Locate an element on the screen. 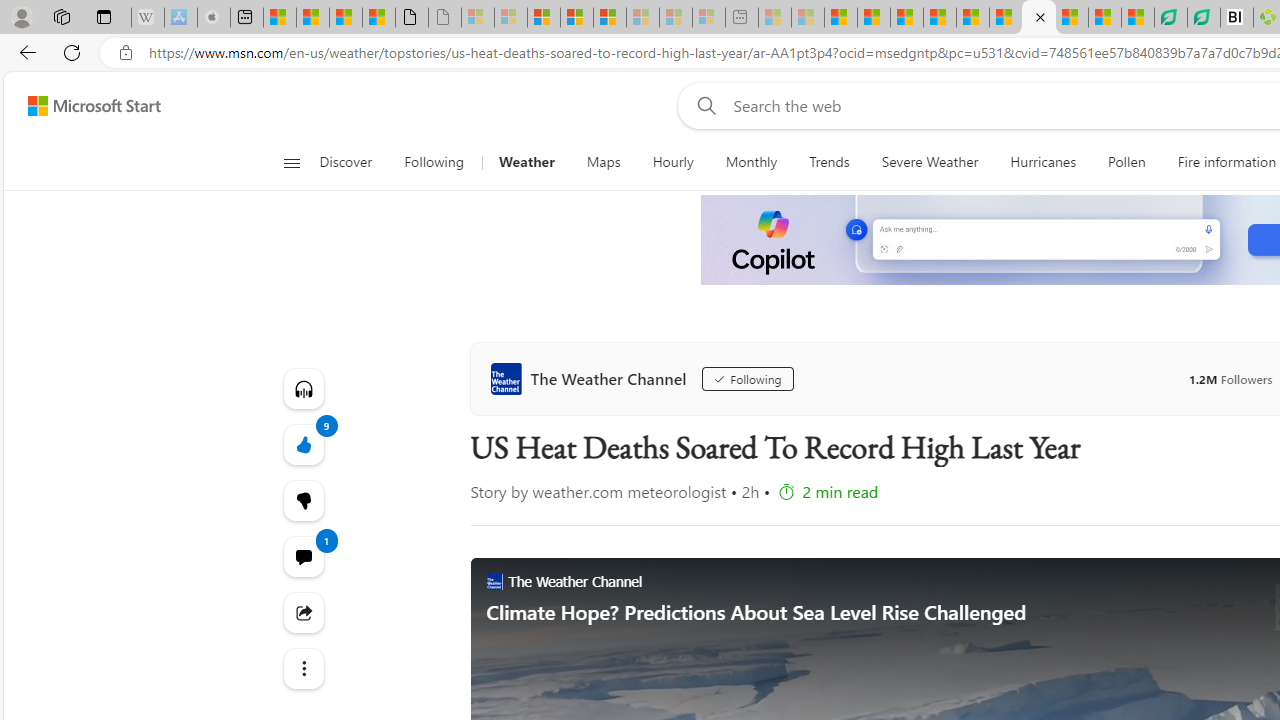 This screenshot has height=720, width=1280. 'Microsoft account | Account Checkup - Sleeping' is located at coordinates (708, 17).